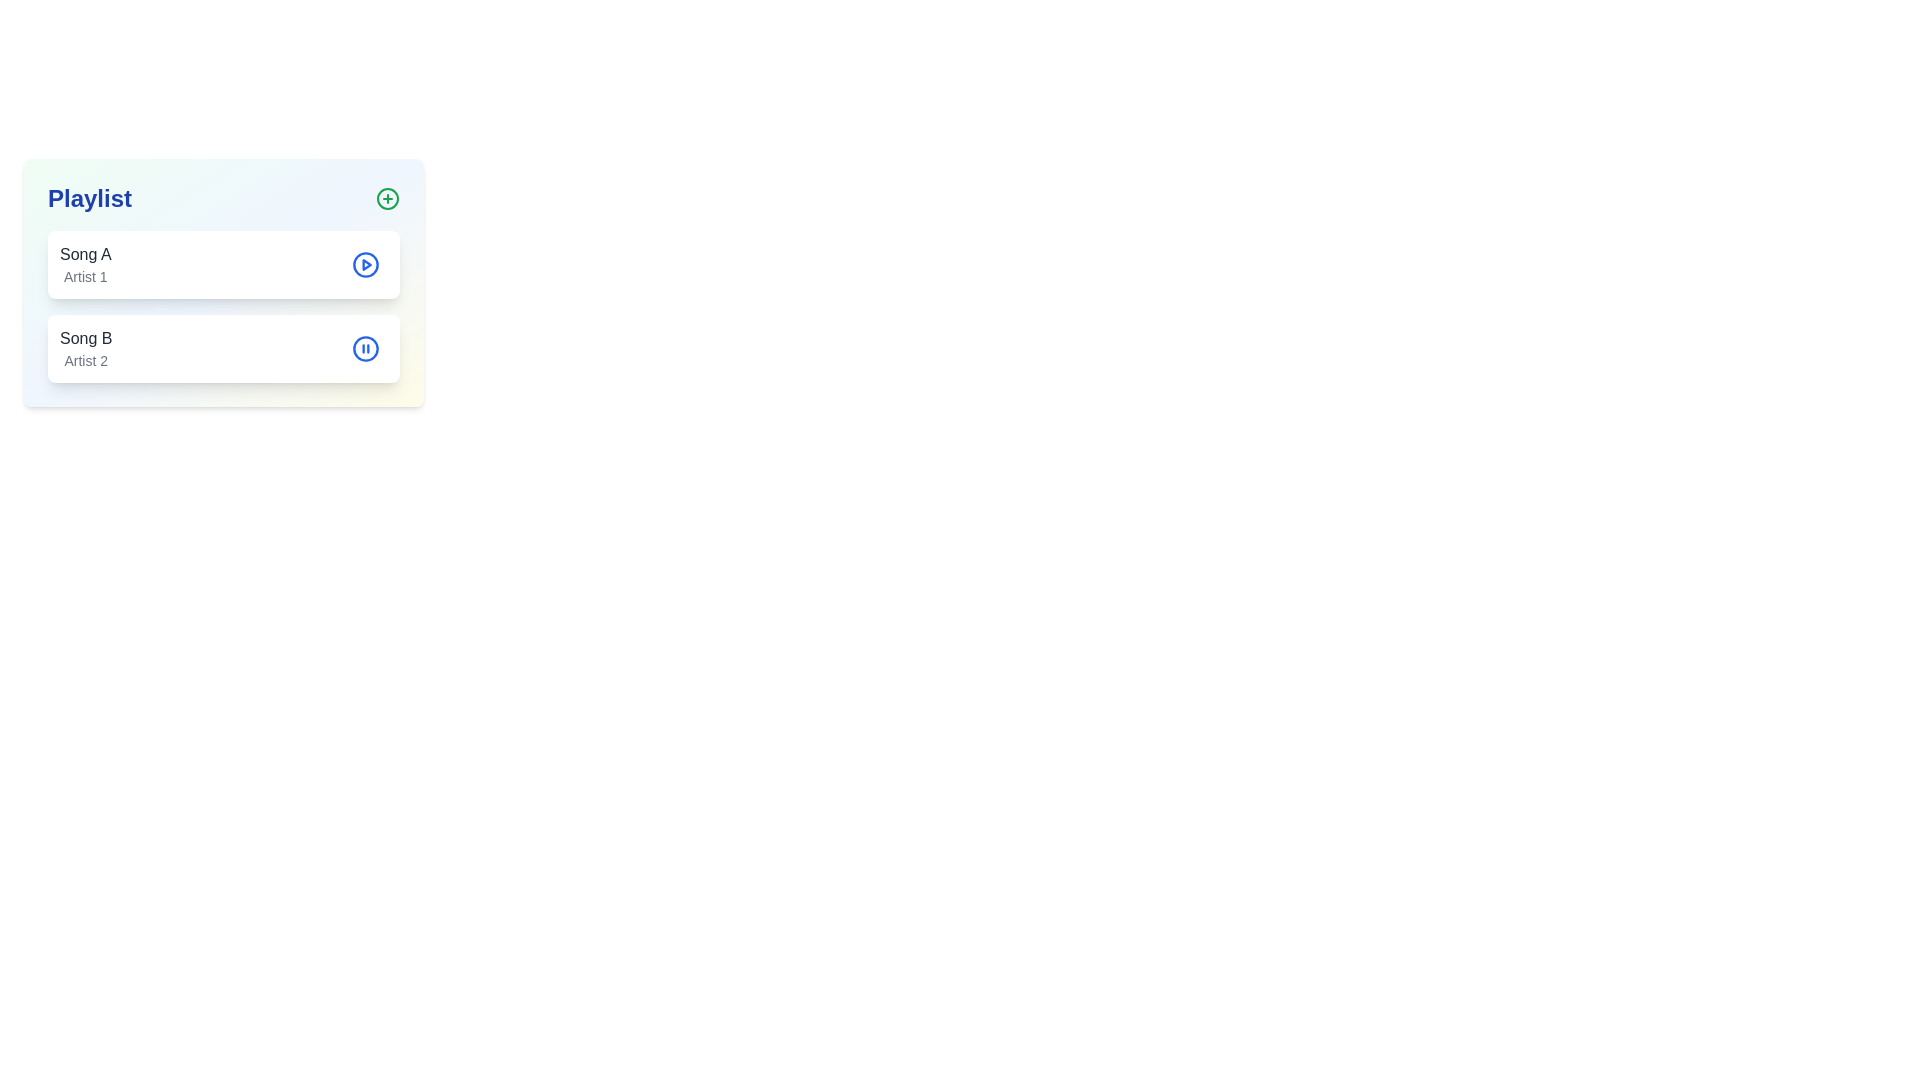  I want to click on the text label indicating the title of the second song in the playlist, which is located above 'Artist 2' and aligned with the song's icon, so click(85, 338).